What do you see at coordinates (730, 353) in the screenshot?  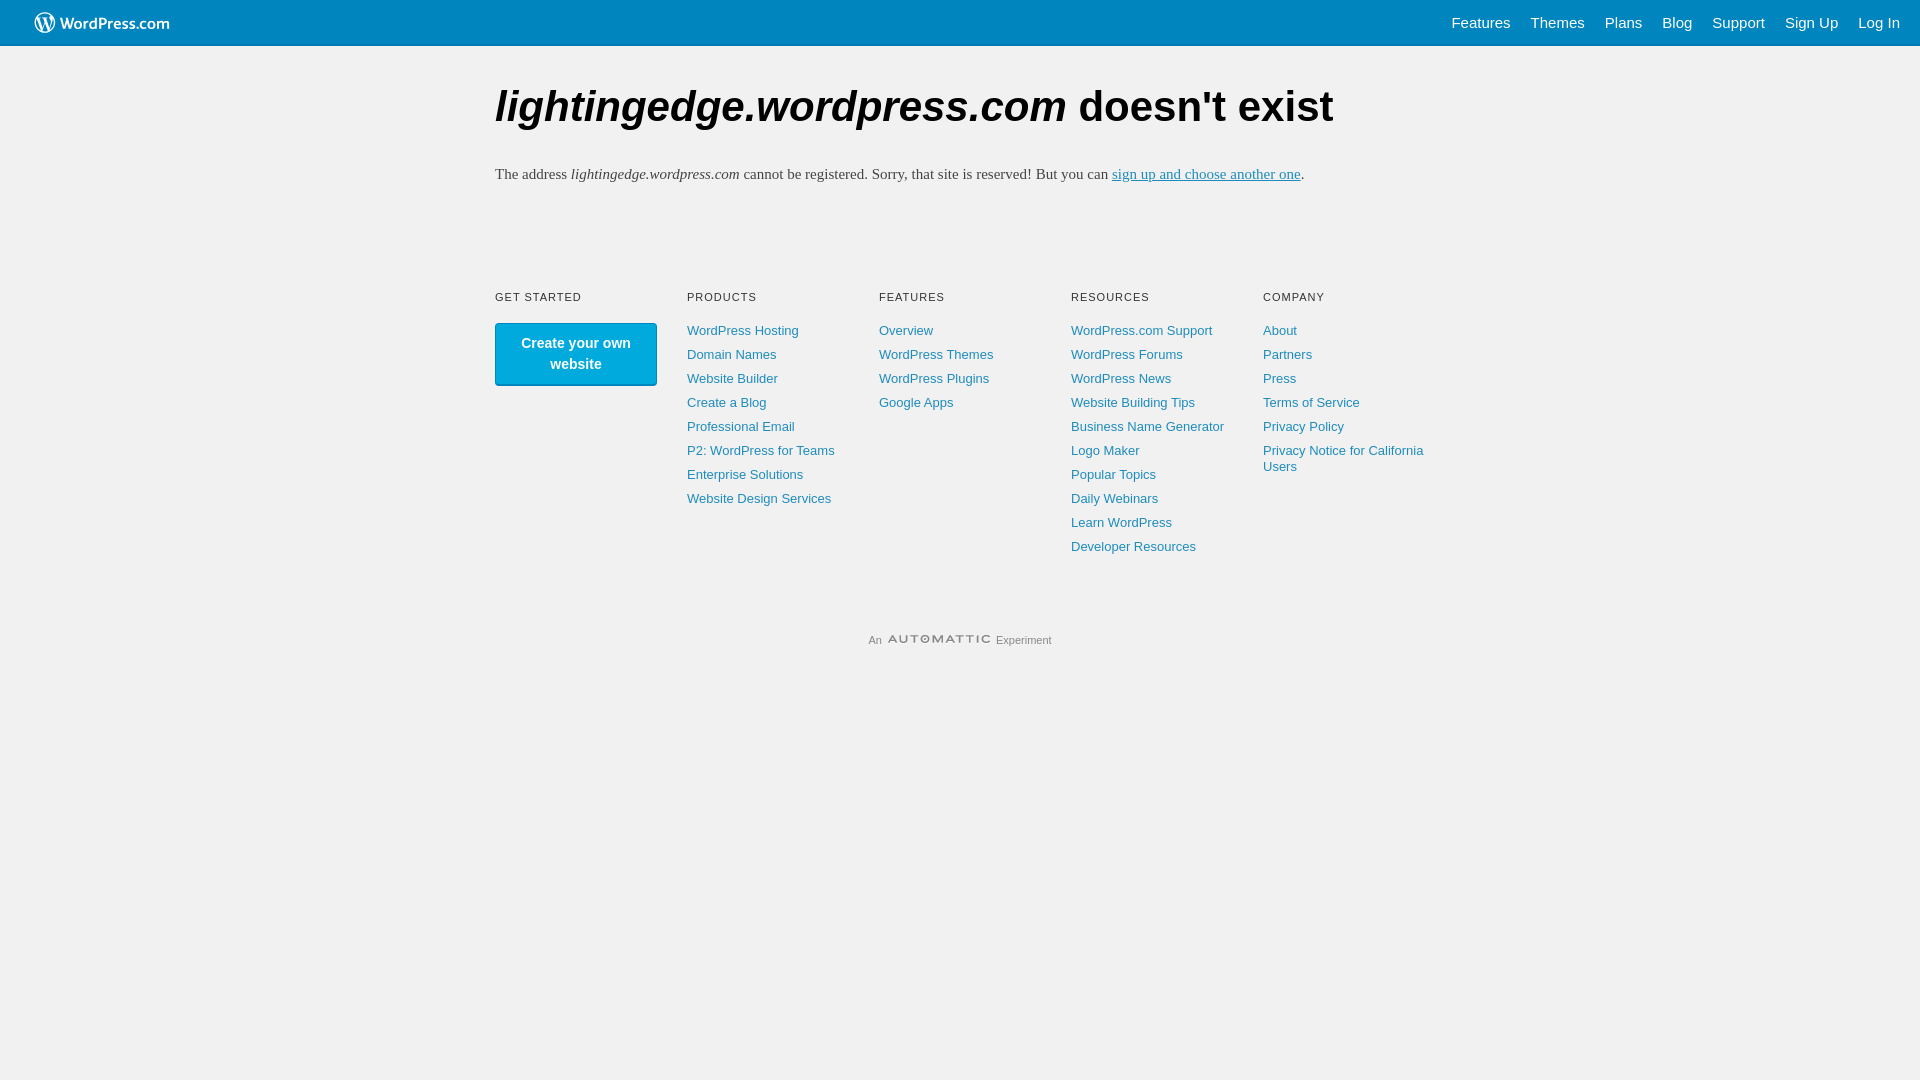 I see `'Domain Names'` at bounding box center [730, 353].